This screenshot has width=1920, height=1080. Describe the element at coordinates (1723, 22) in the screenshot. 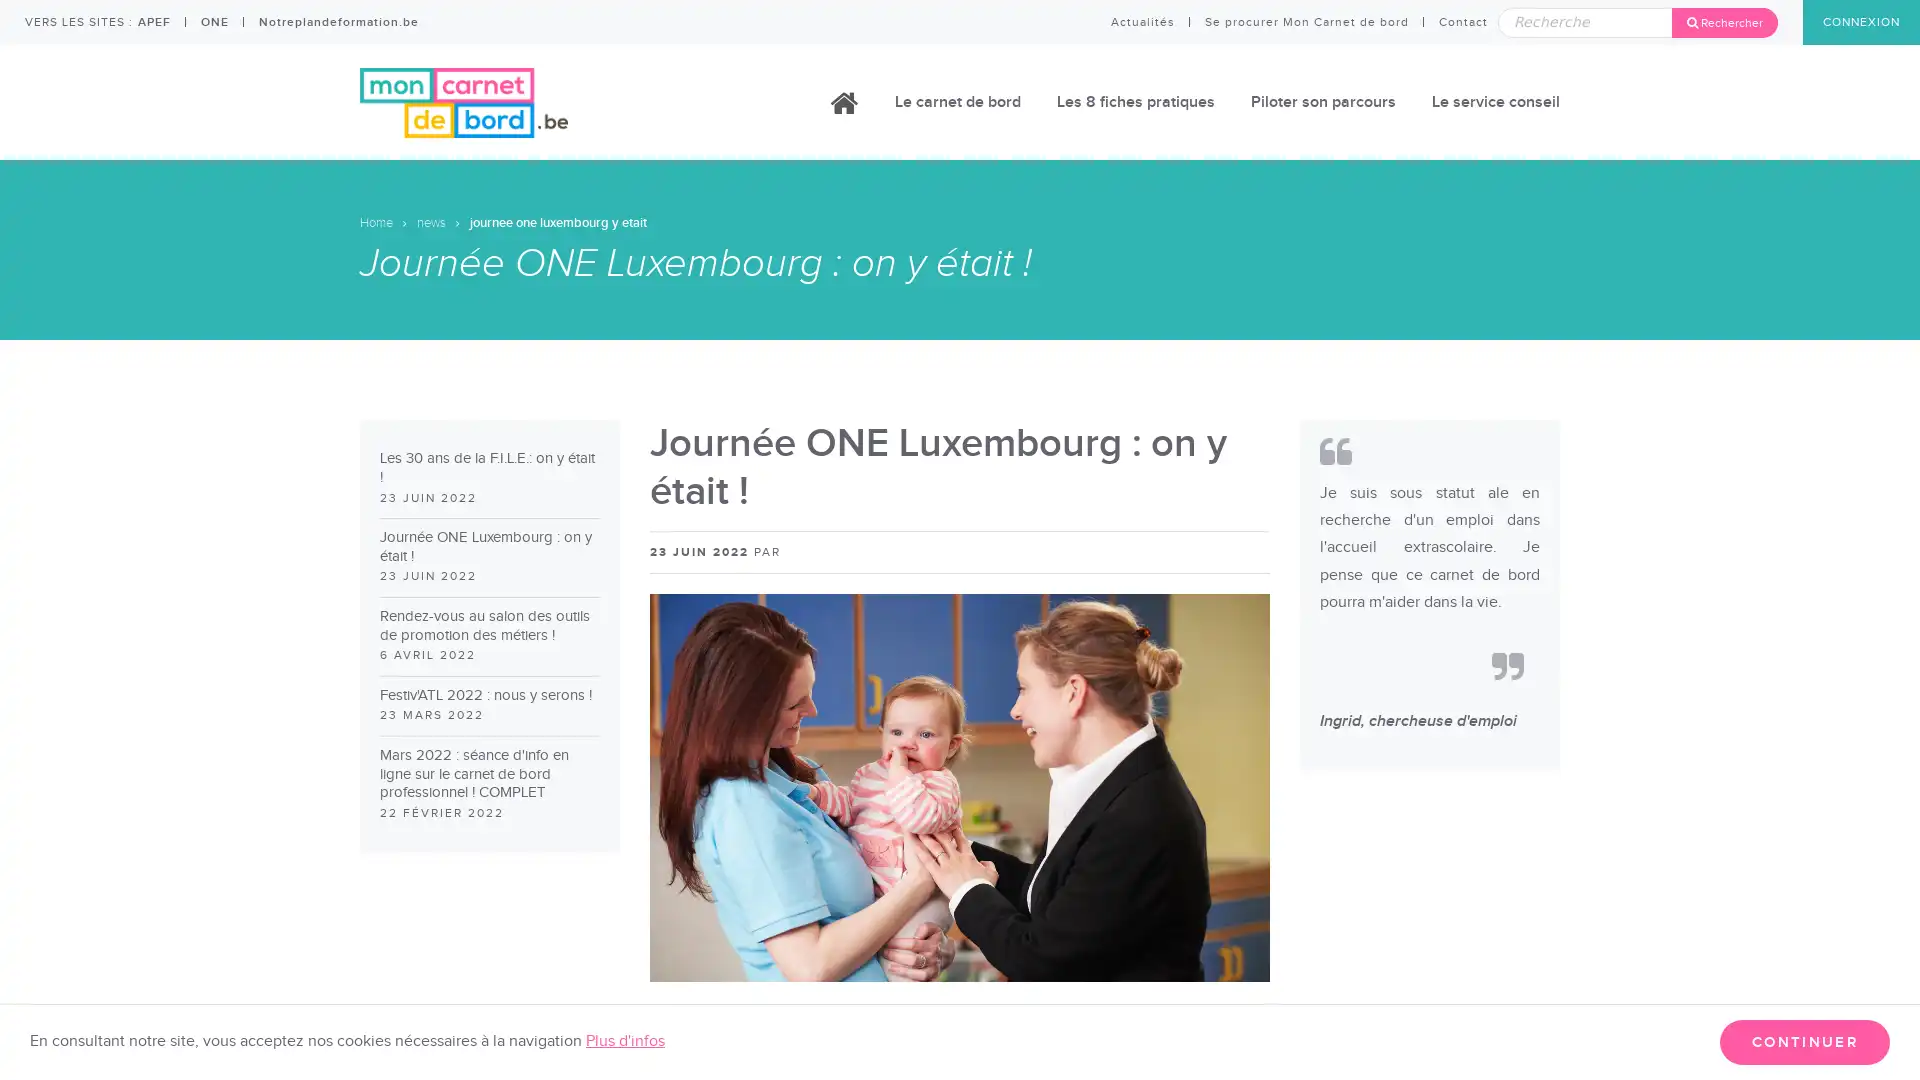

I see `Rechercher` at that location.